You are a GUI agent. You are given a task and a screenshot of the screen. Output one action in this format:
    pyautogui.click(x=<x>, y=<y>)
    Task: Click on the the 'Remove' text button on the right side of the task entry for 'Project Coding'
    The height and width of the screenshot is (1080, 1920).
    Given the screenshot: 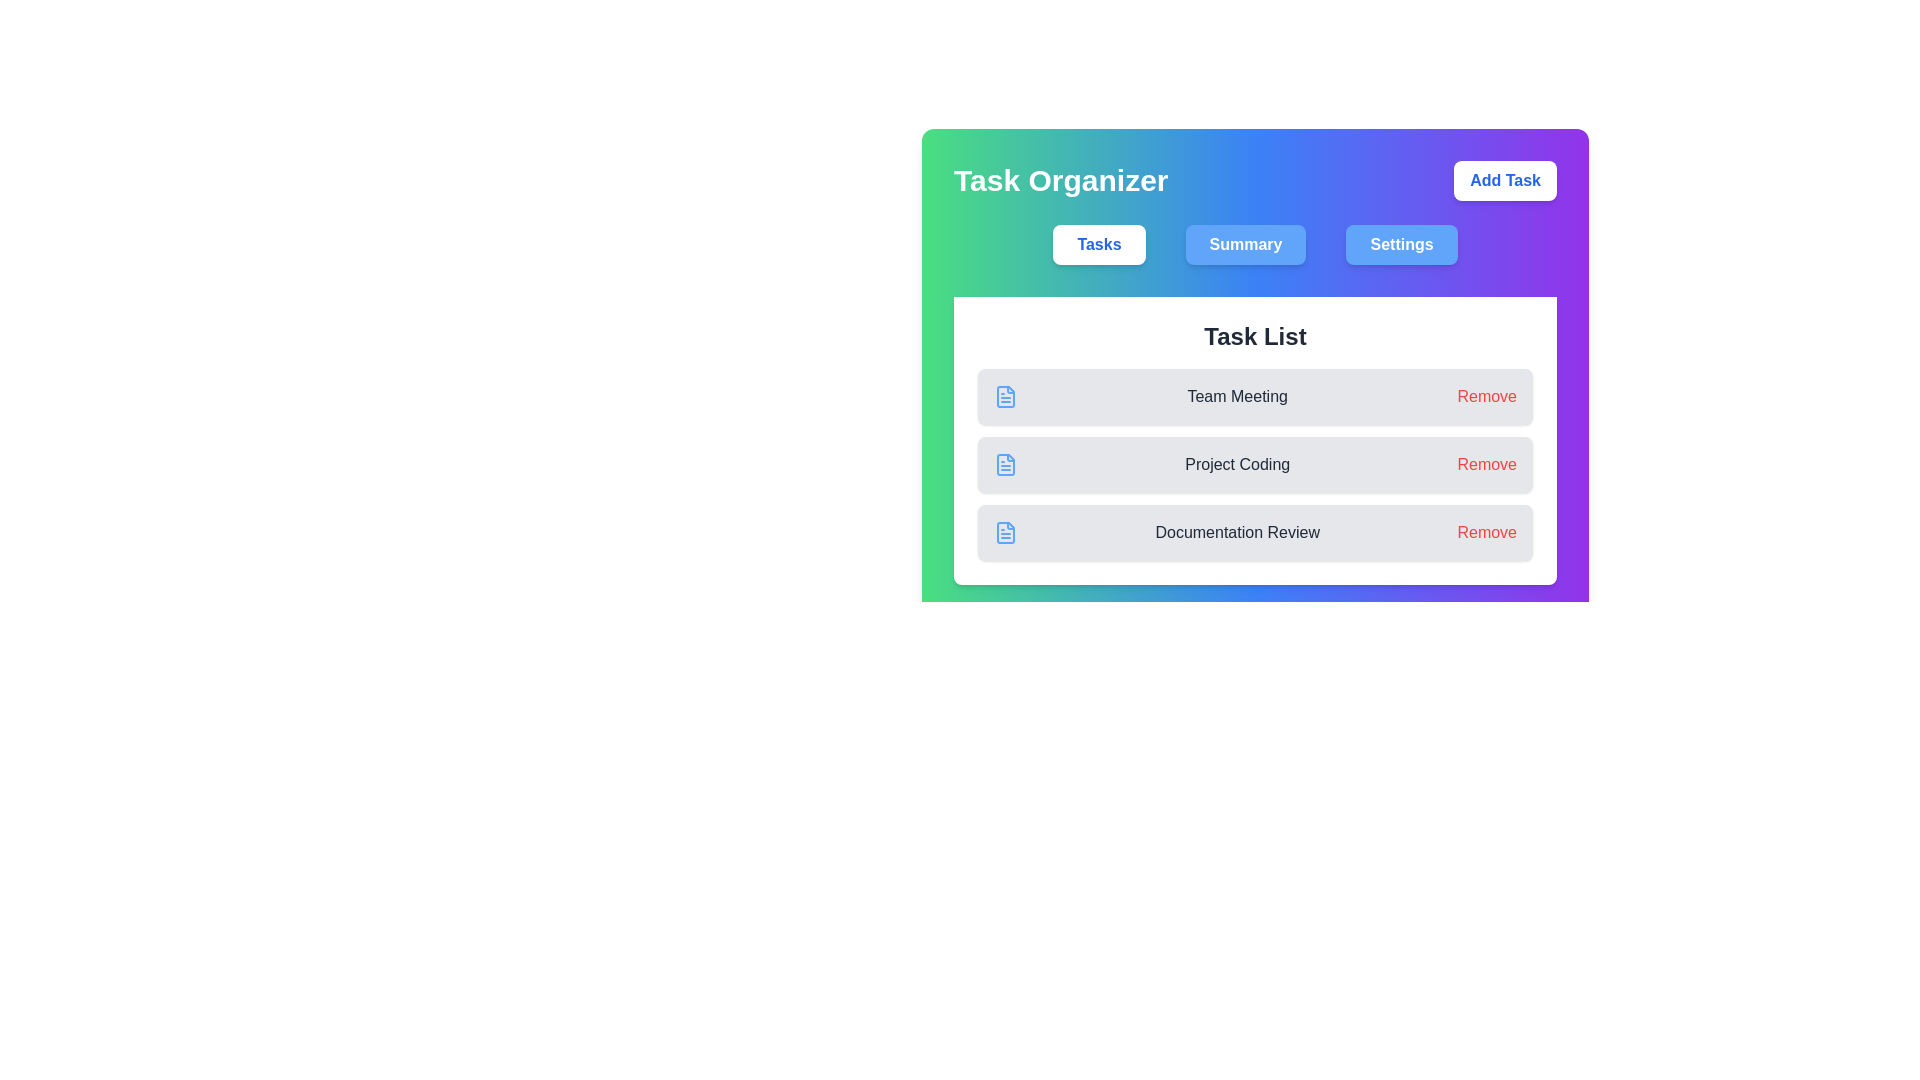 What is the action you would take?
    pyautogui.click(x=1487, y=465)
    